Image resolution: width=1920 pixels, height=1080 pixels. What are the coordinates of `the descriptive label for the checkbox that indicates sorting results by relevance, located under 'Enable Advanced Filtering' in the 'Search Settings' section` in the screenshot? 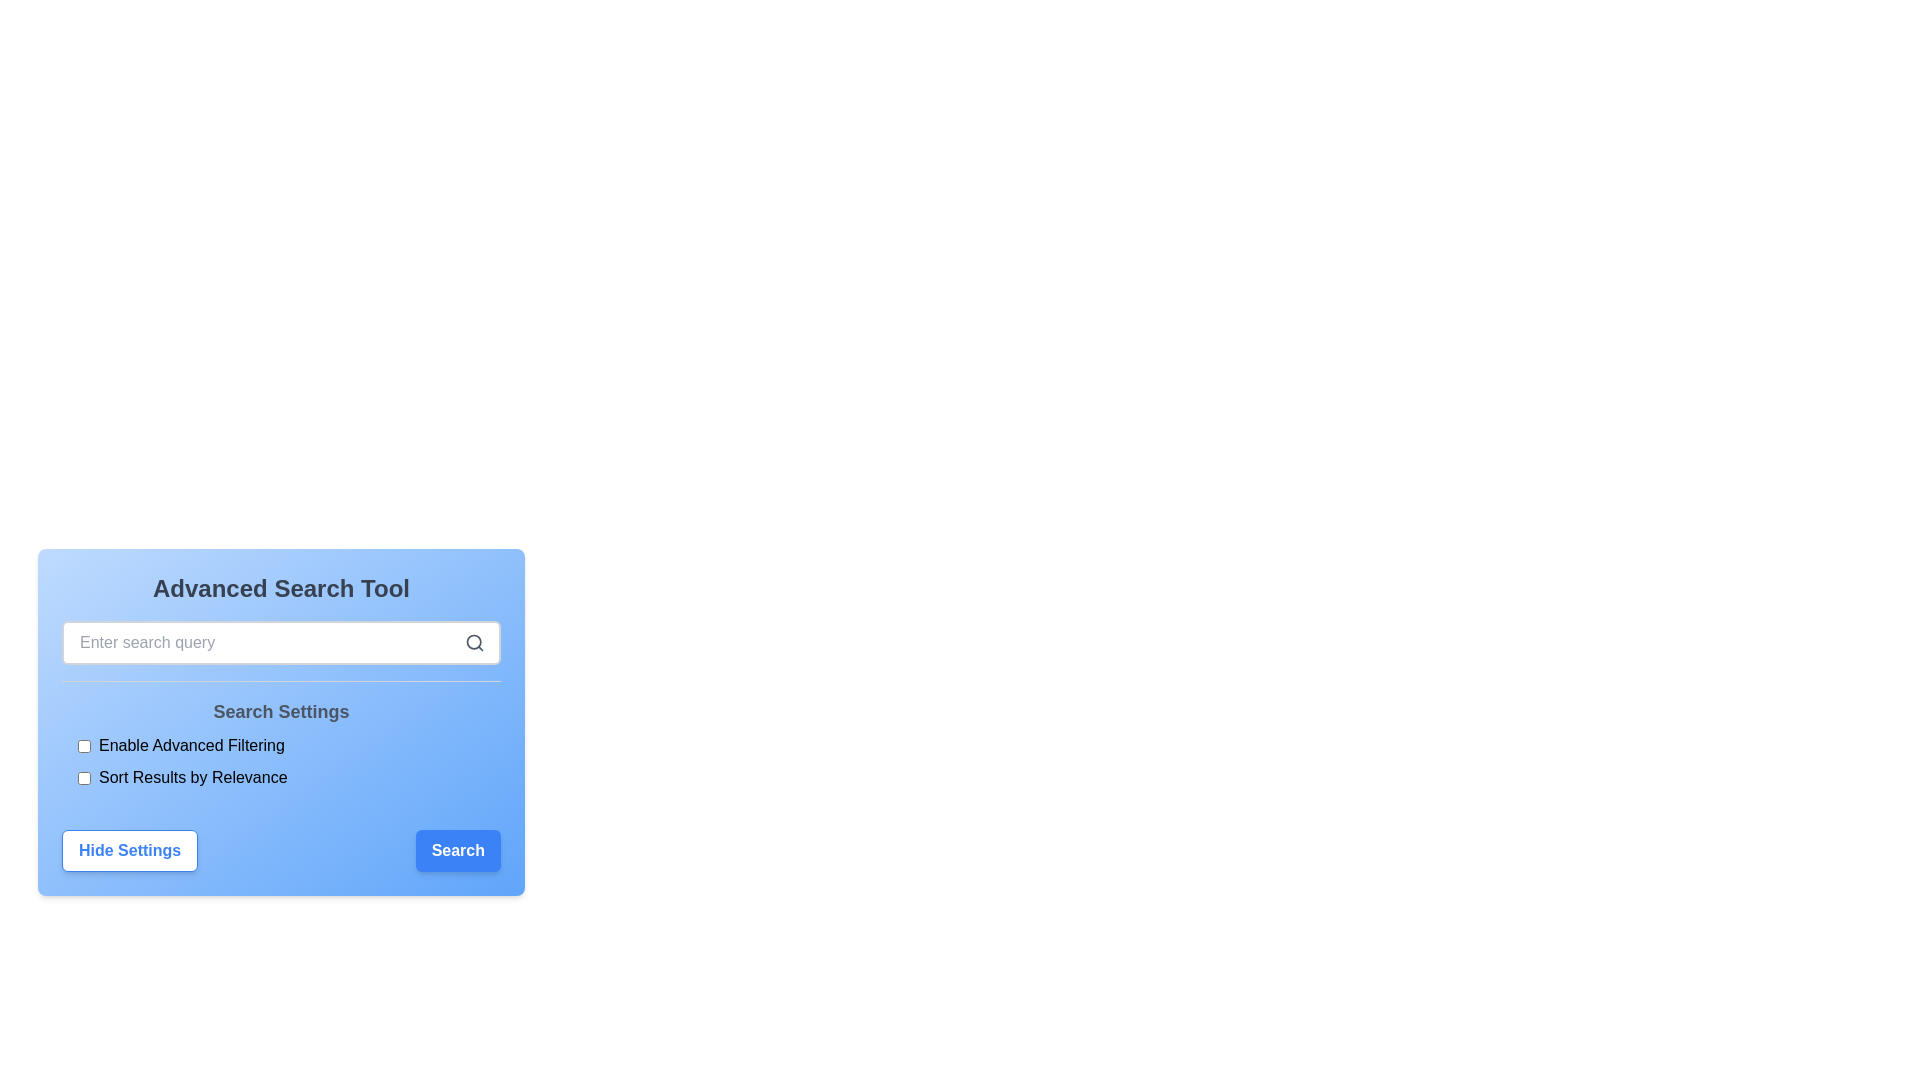 It's located at (193, 777).